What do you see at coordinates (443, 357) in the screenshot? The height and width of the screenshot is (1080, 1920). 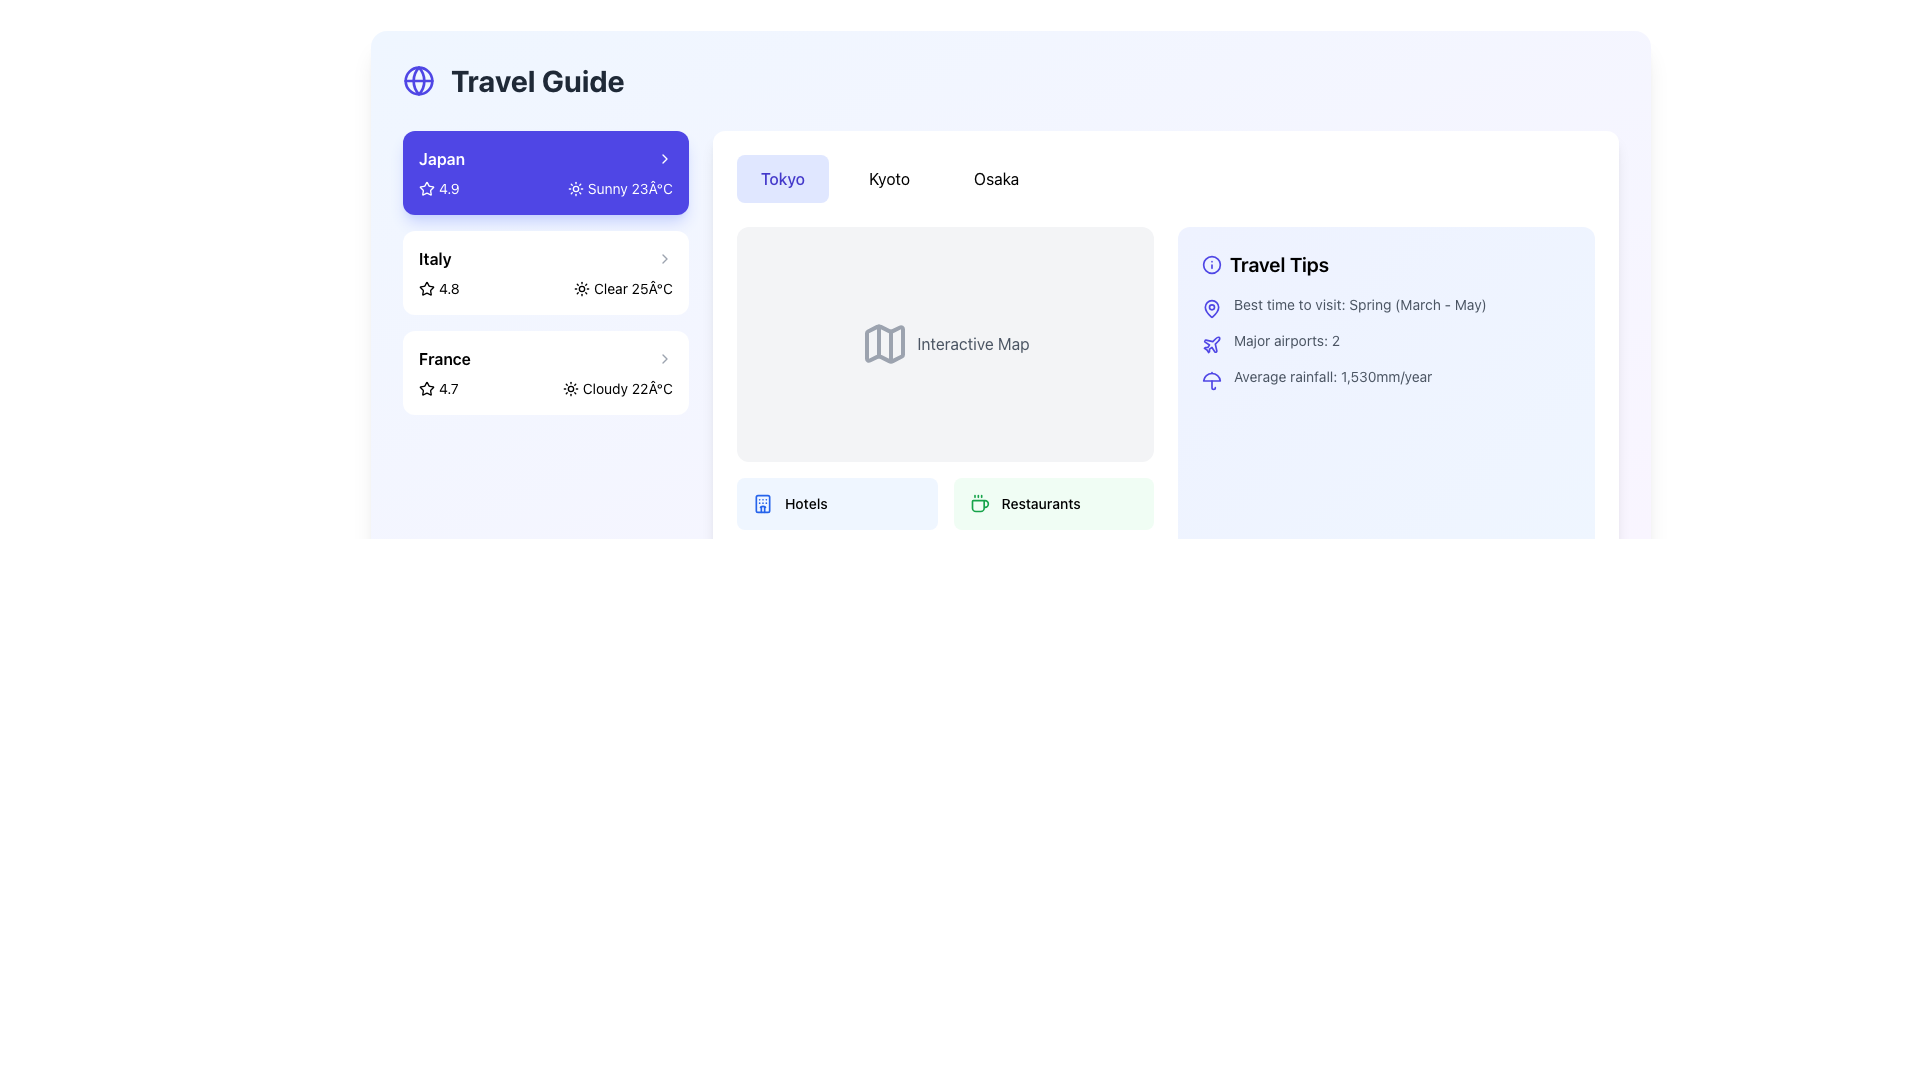 I see `the text label displaying 'France'` at bounding box center [443, 357].